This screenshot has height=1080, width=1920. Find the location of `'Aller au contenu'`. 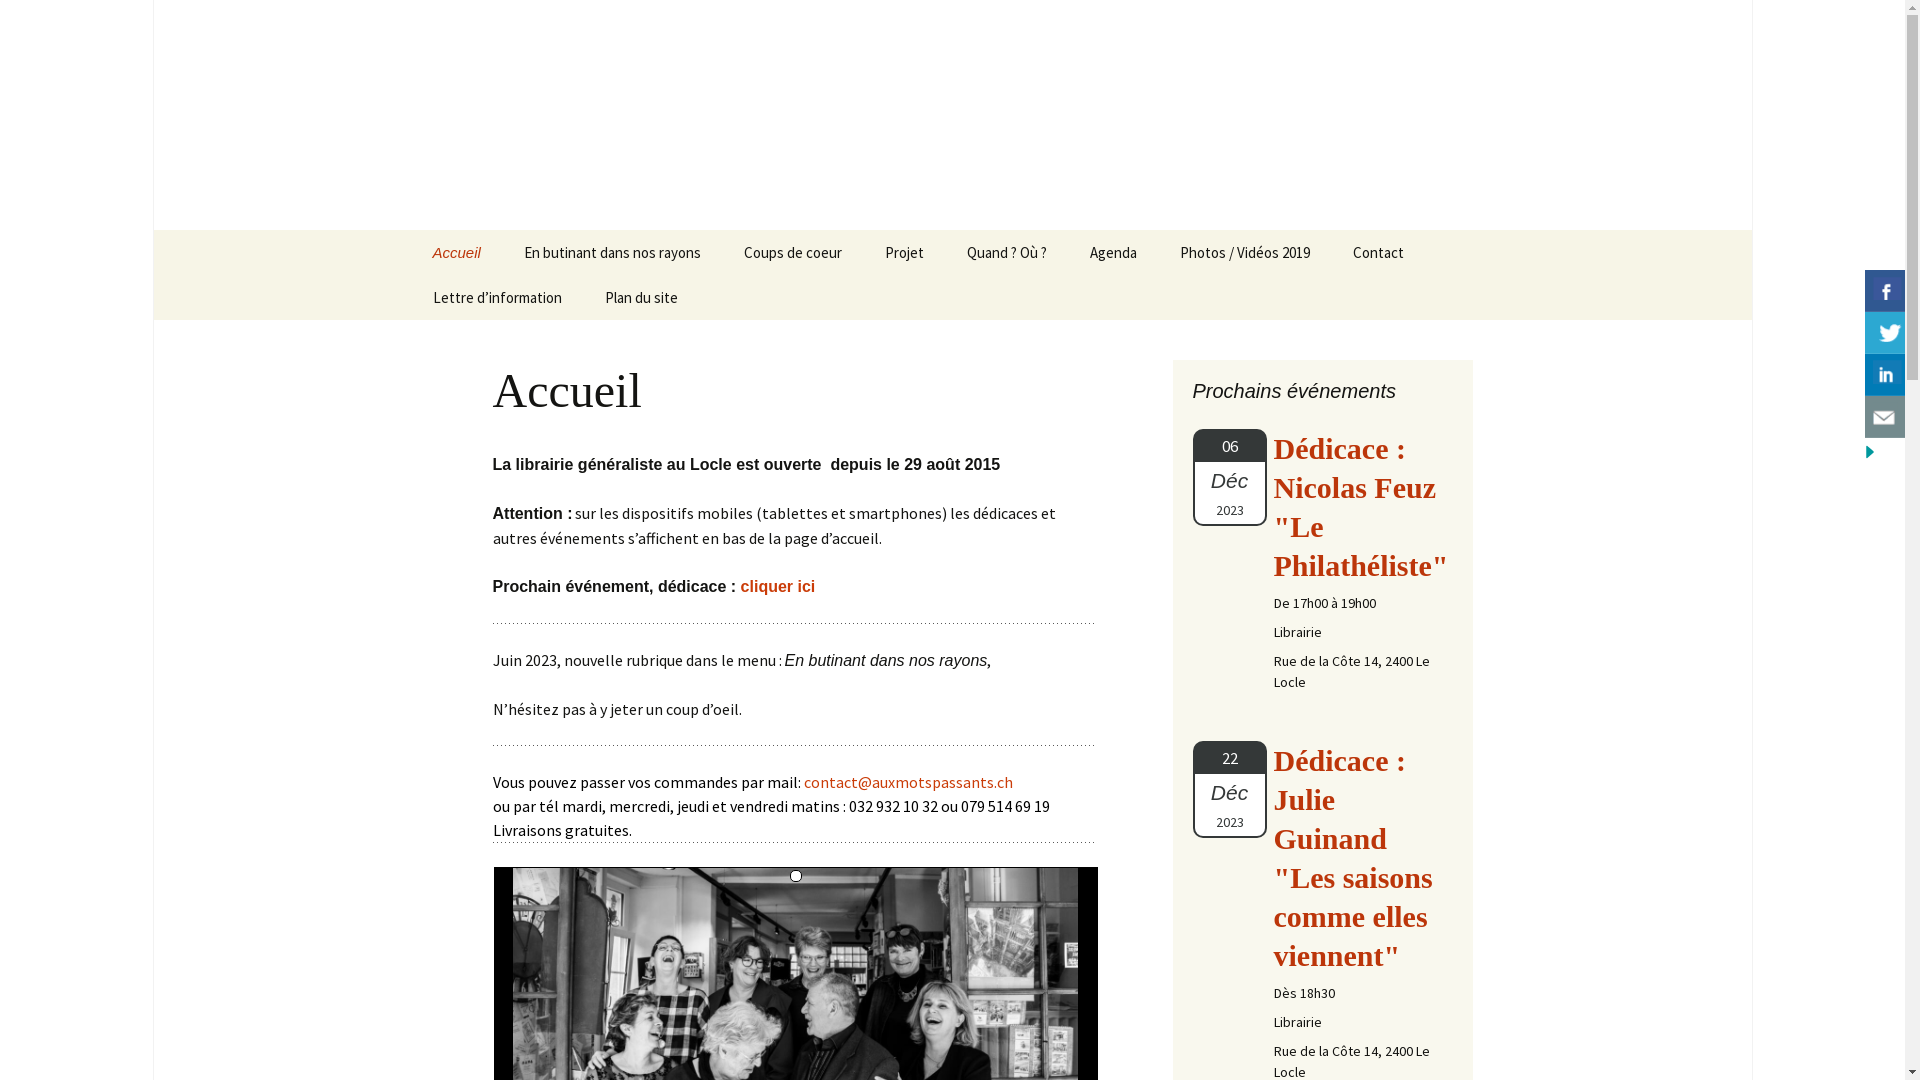

'Aller au contenu' is located at coordinates (411, 228).